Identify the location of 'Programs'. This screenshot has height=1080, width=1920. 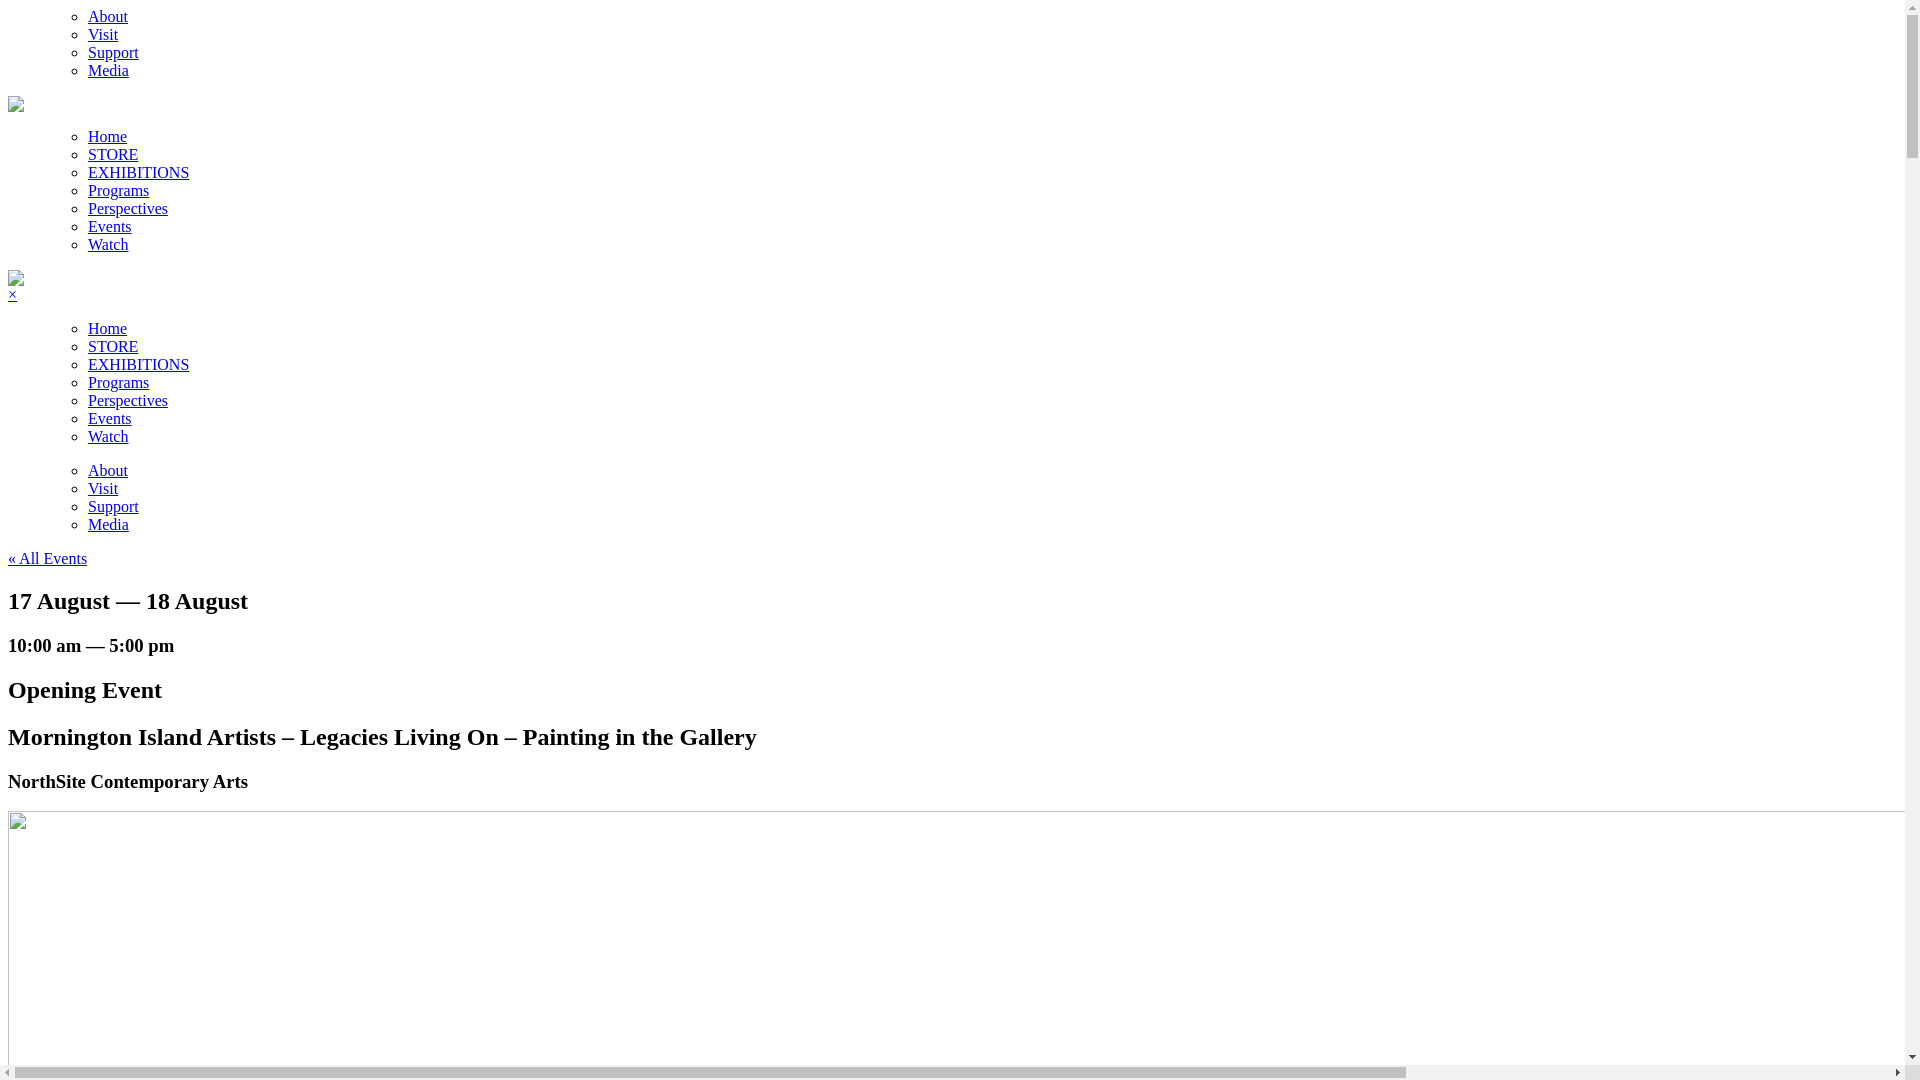
(86, 382).